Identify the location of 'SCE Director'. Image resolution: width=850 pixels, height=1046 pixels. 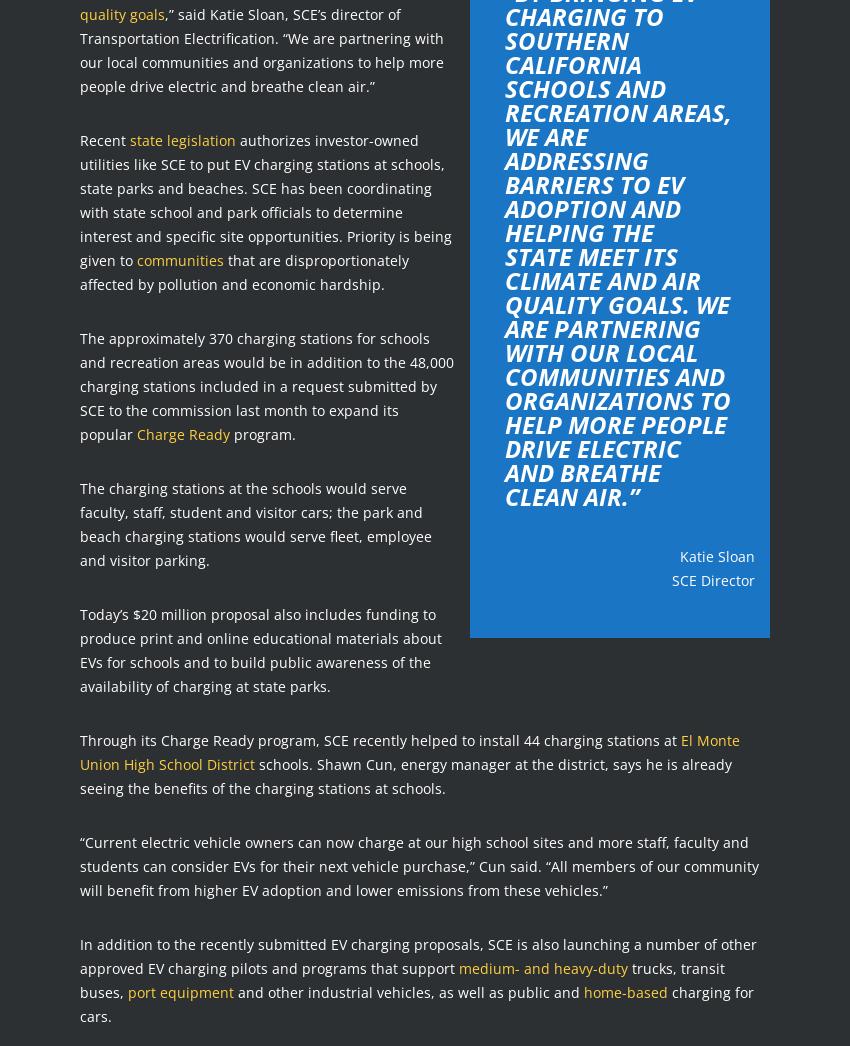
(672, 579).